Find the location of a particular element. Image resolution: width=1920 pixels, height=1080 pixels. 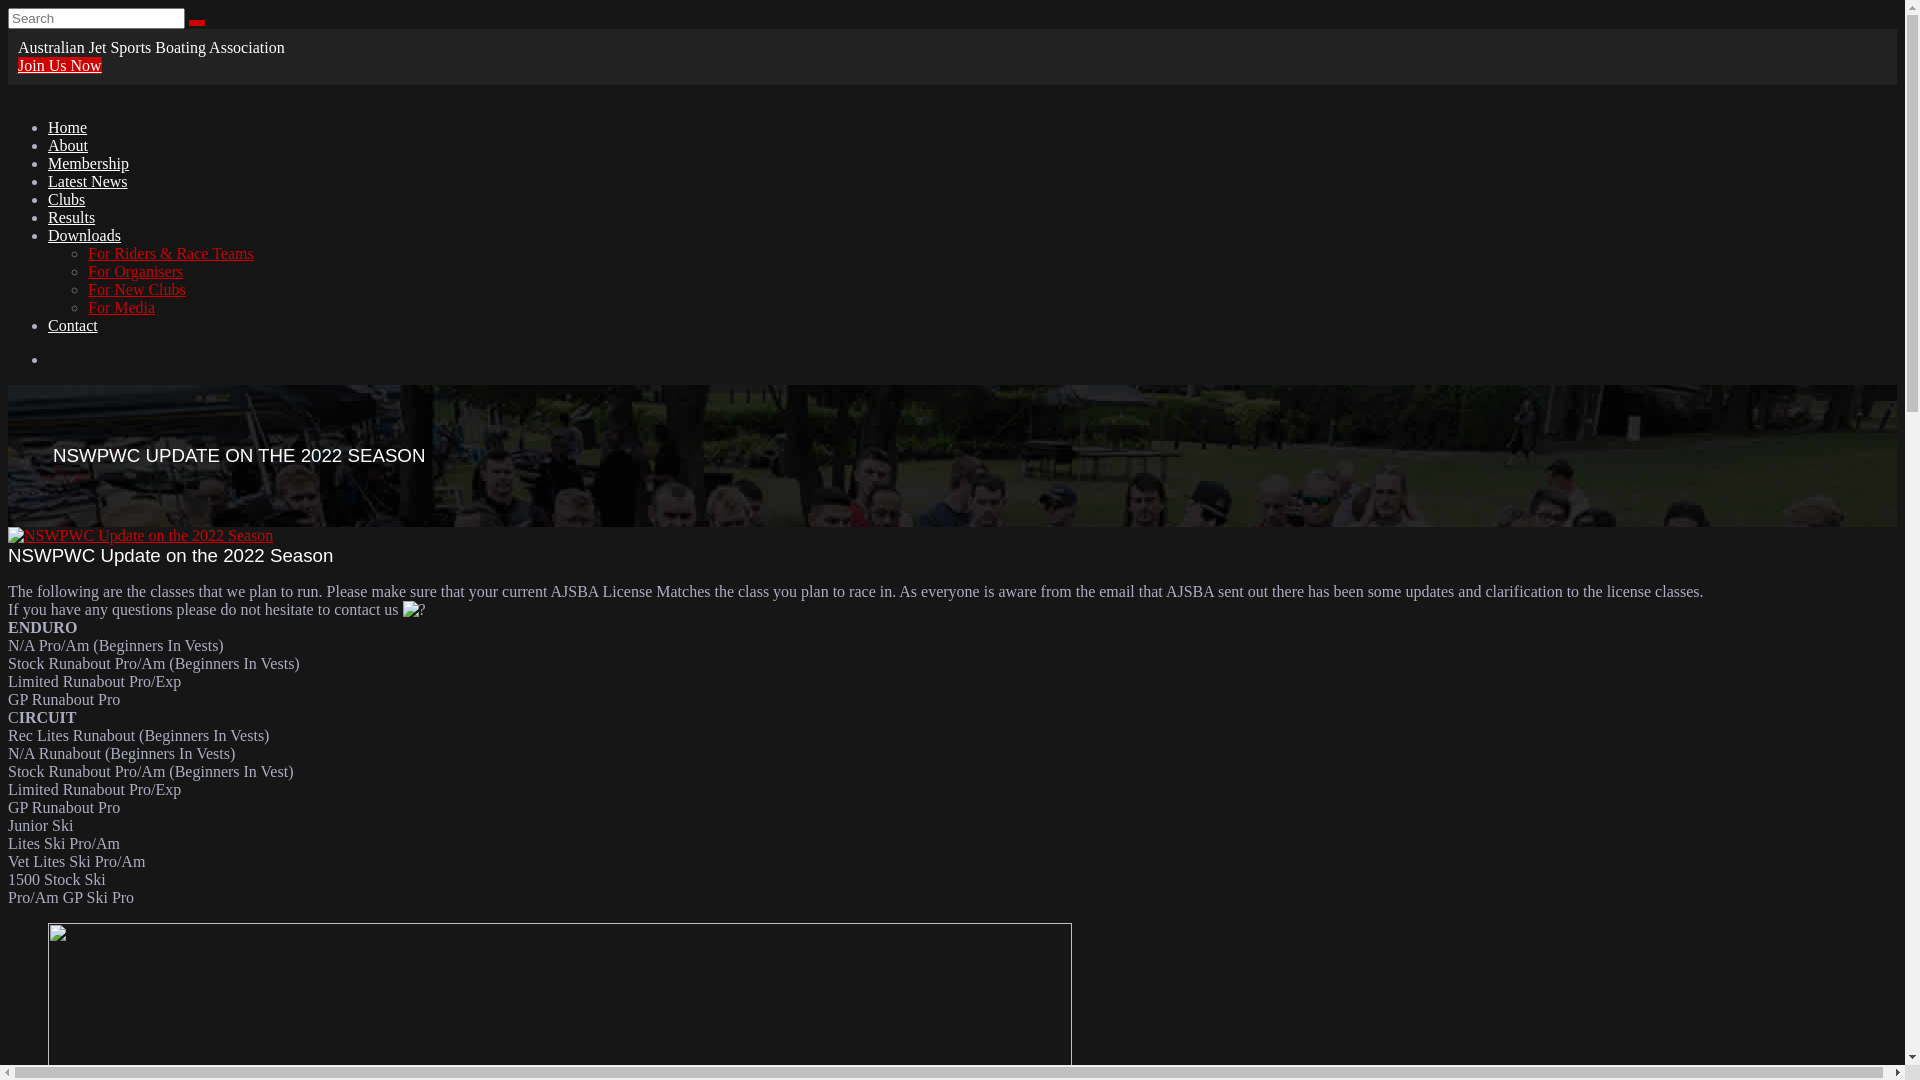

'Clubs' is located at coordinates (66, 199).